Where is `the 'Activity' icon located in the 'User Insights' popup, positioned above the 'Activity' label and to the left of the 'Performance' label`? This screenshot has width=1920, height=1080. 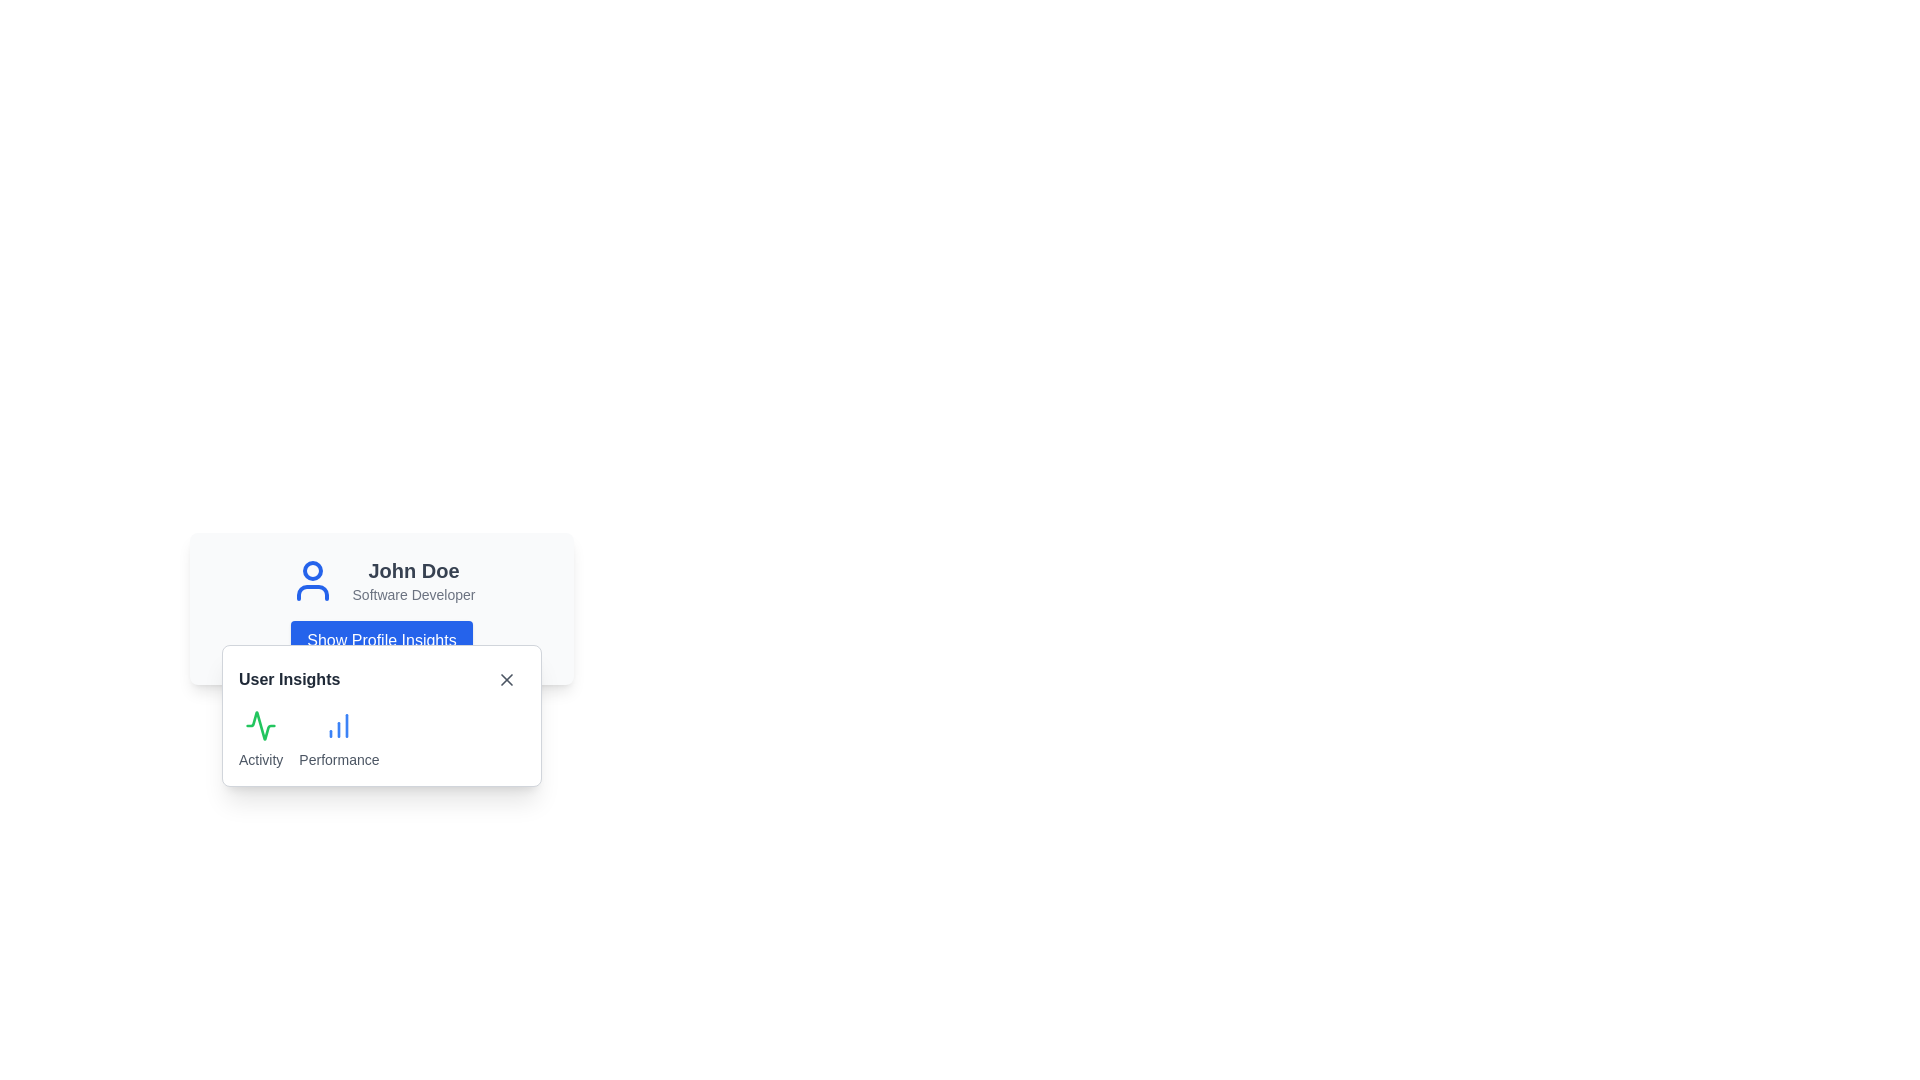 the 'Activity' icon located in the 'User Insights' popup, positioned above the 'Activity' label and to the left of the 'Performance' label is located at coordinates (260, 725).